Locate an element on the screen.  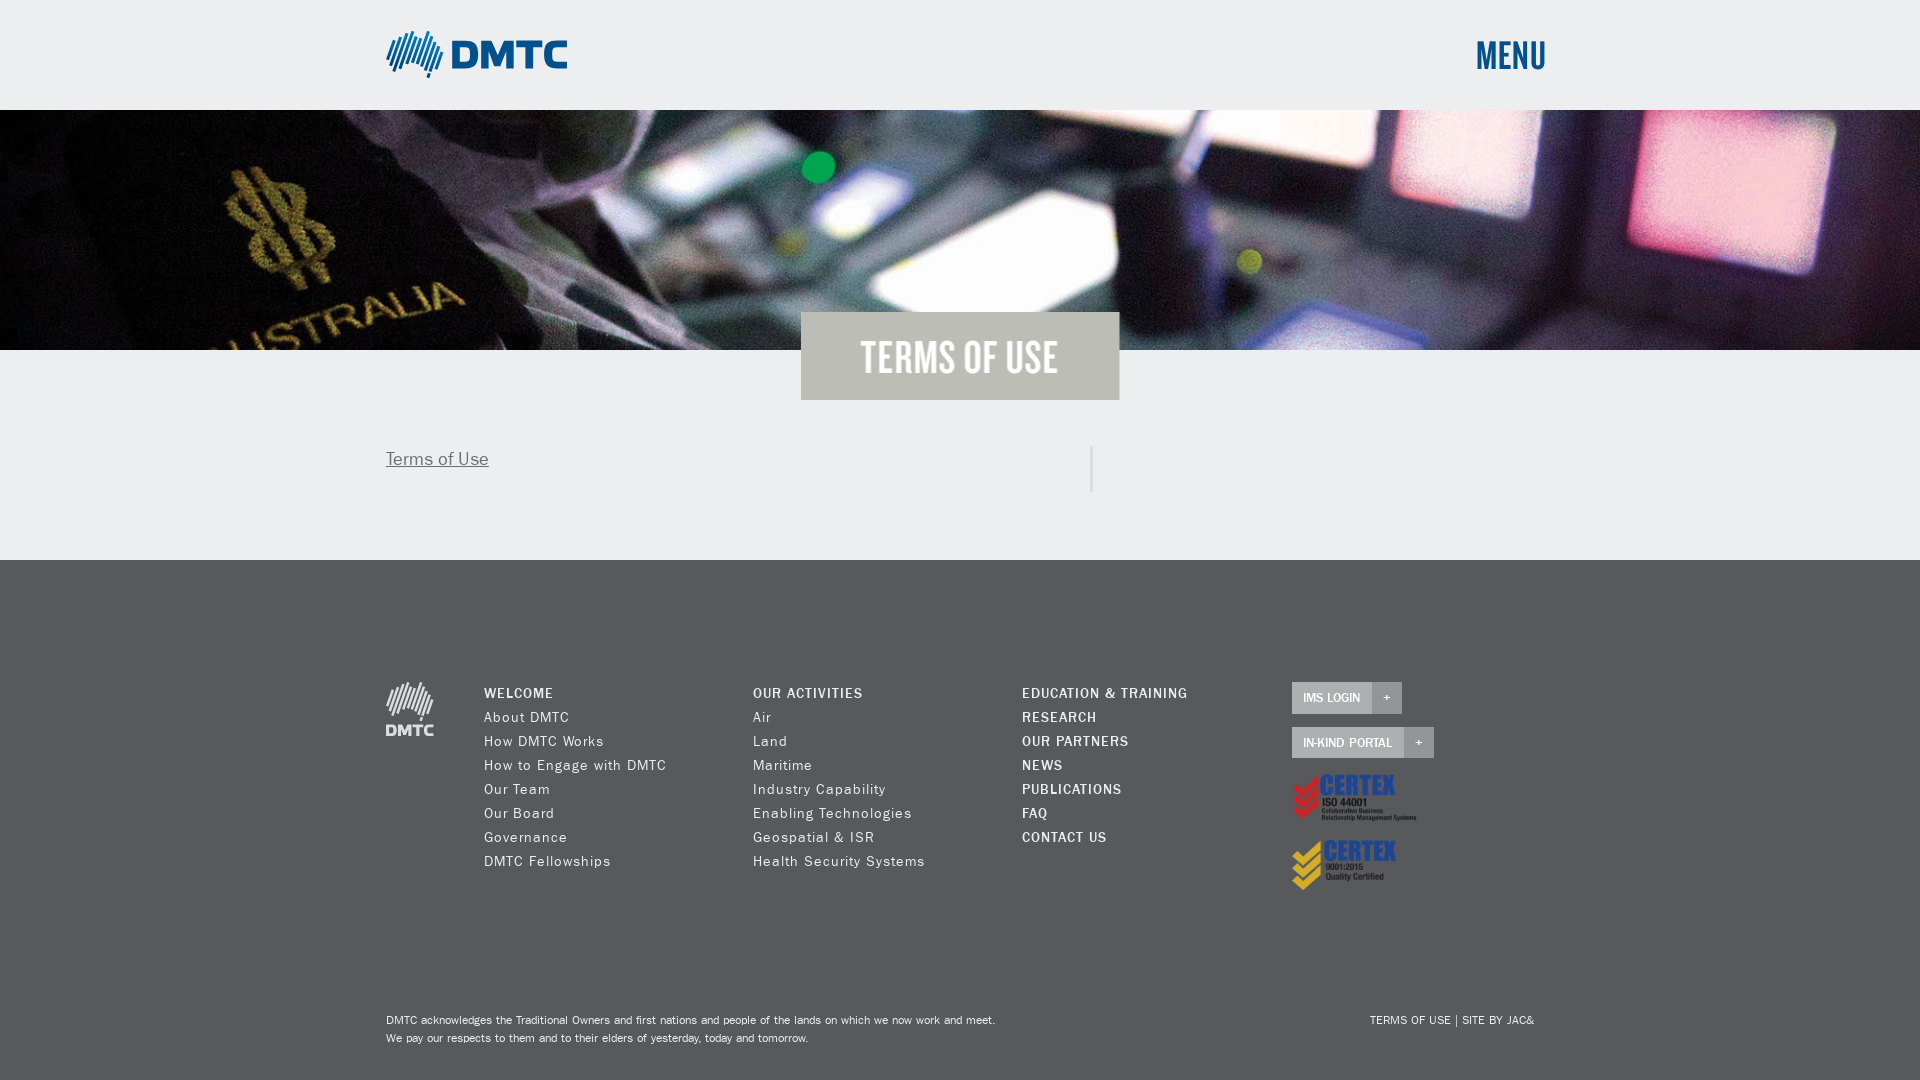
'EDUCATION & TRAINING' is located at coordinates (1103, 693).